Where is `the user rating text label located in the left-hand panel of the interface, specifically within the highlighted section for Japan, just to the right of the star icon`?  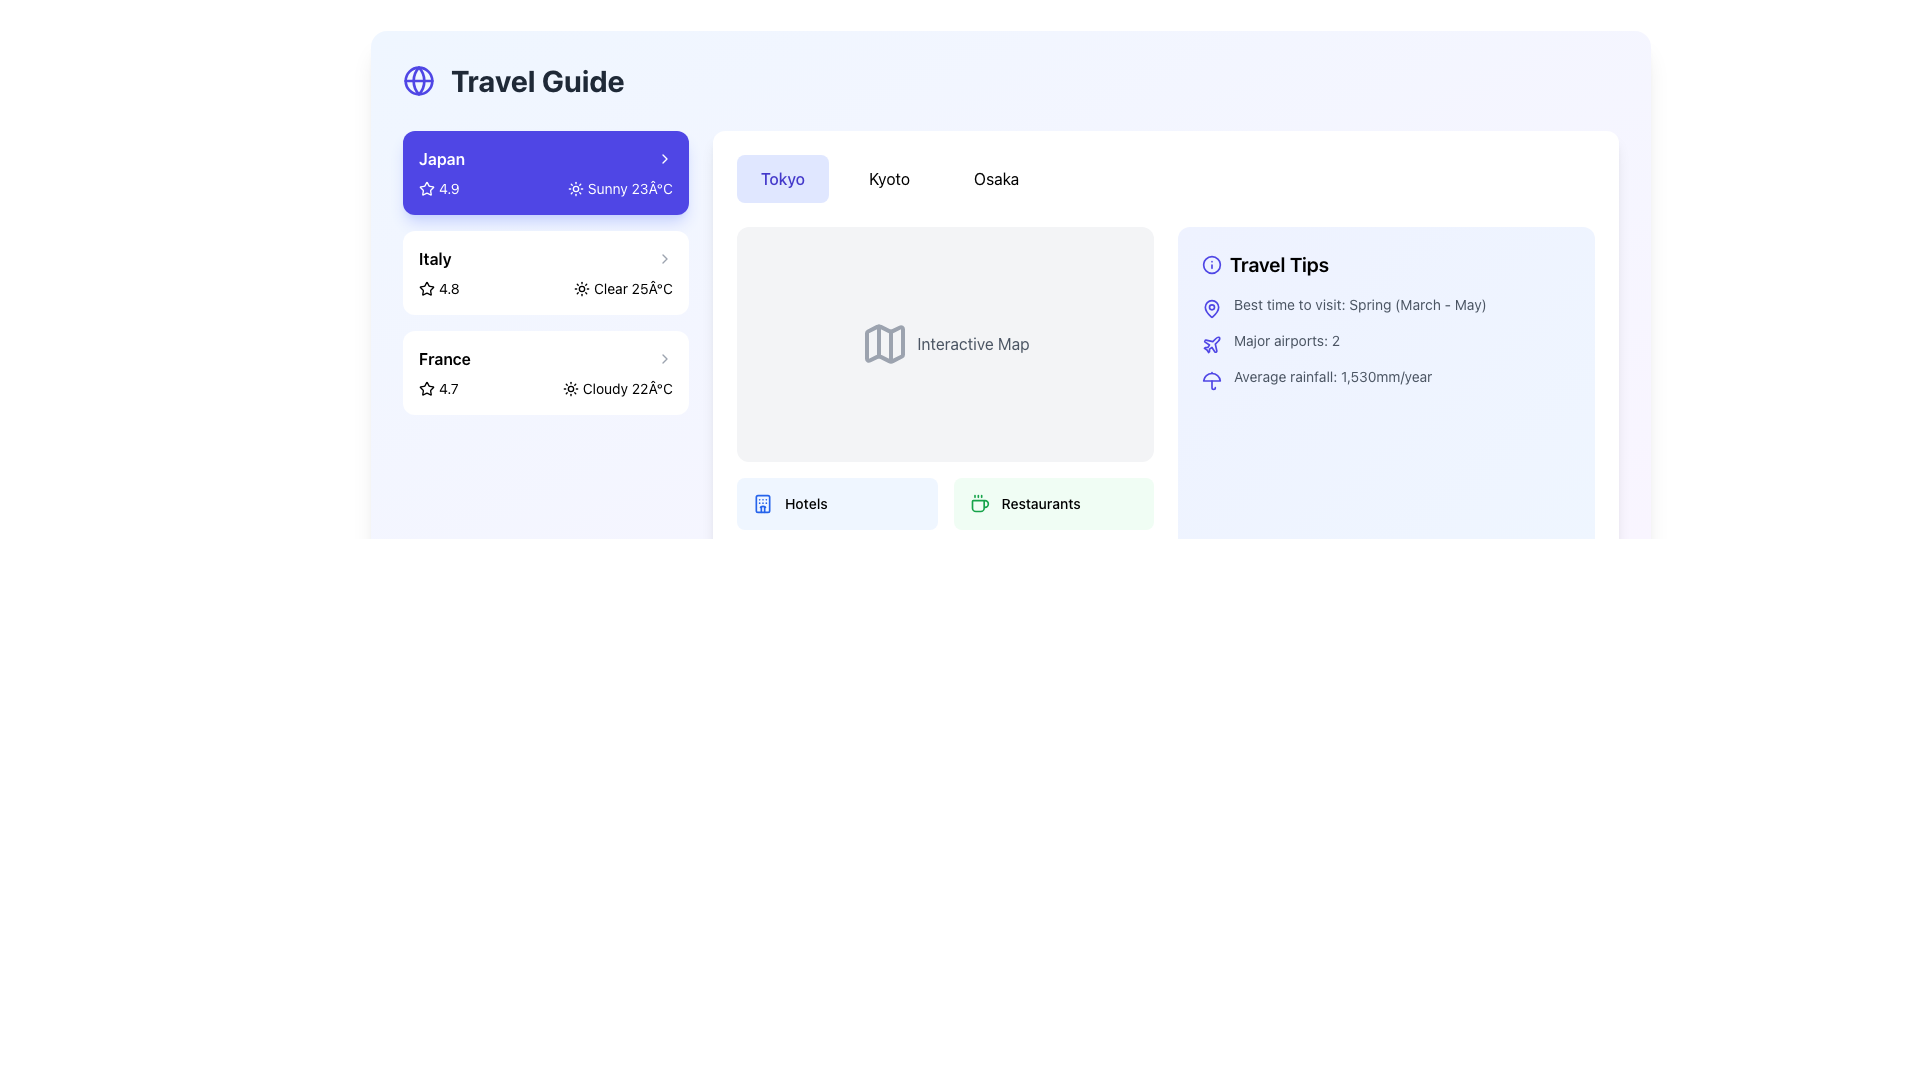
the user rating text label located in the left-hand panel of the interface, specifically within the highlighted section for Japan, just to the right of the star icon is located at coordinates (438, 189).